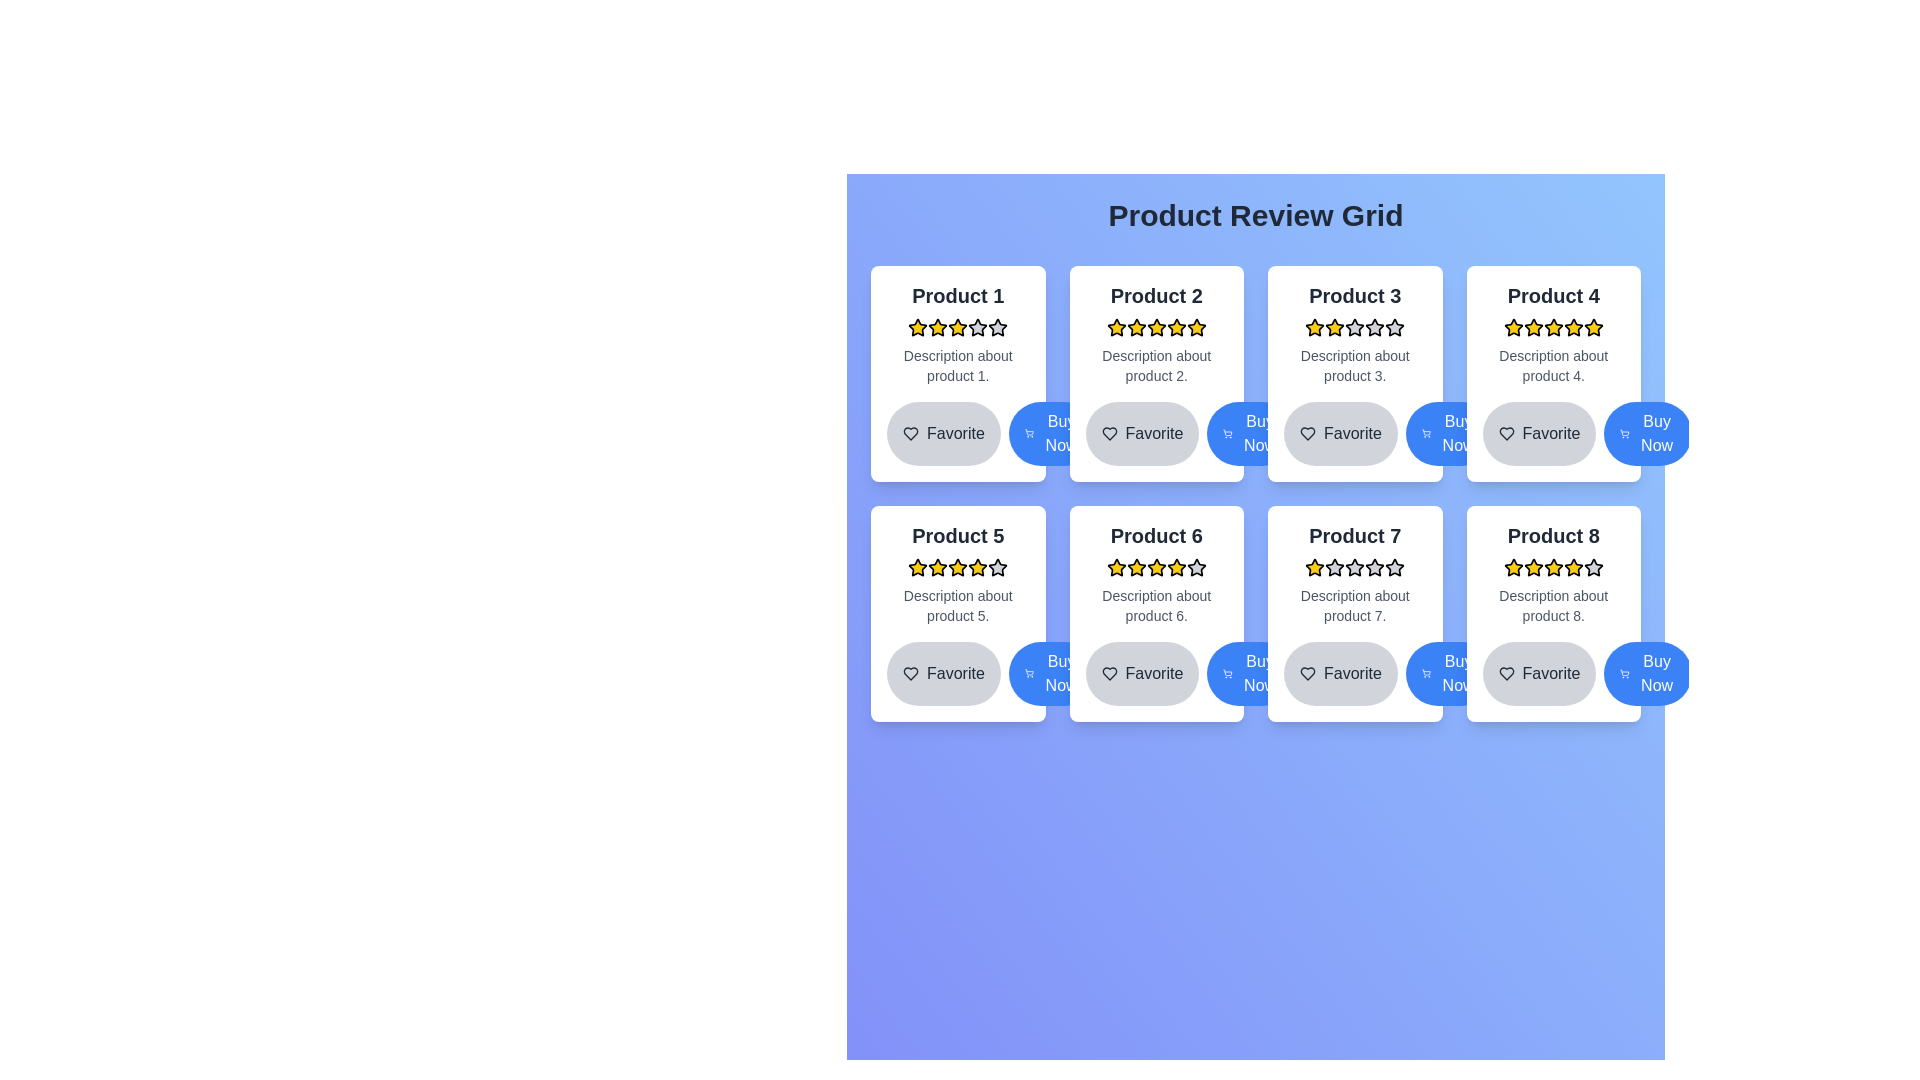 The image size is (1920, 1080). What do you see at coordinates (1552, 567) in the screenshot?
I see `the rating represented by the stars on the Rating indicator, which consists of five star icons with the fourth star highlighted, located within the 'Product 8' card` at bounding box center [1552, 567].